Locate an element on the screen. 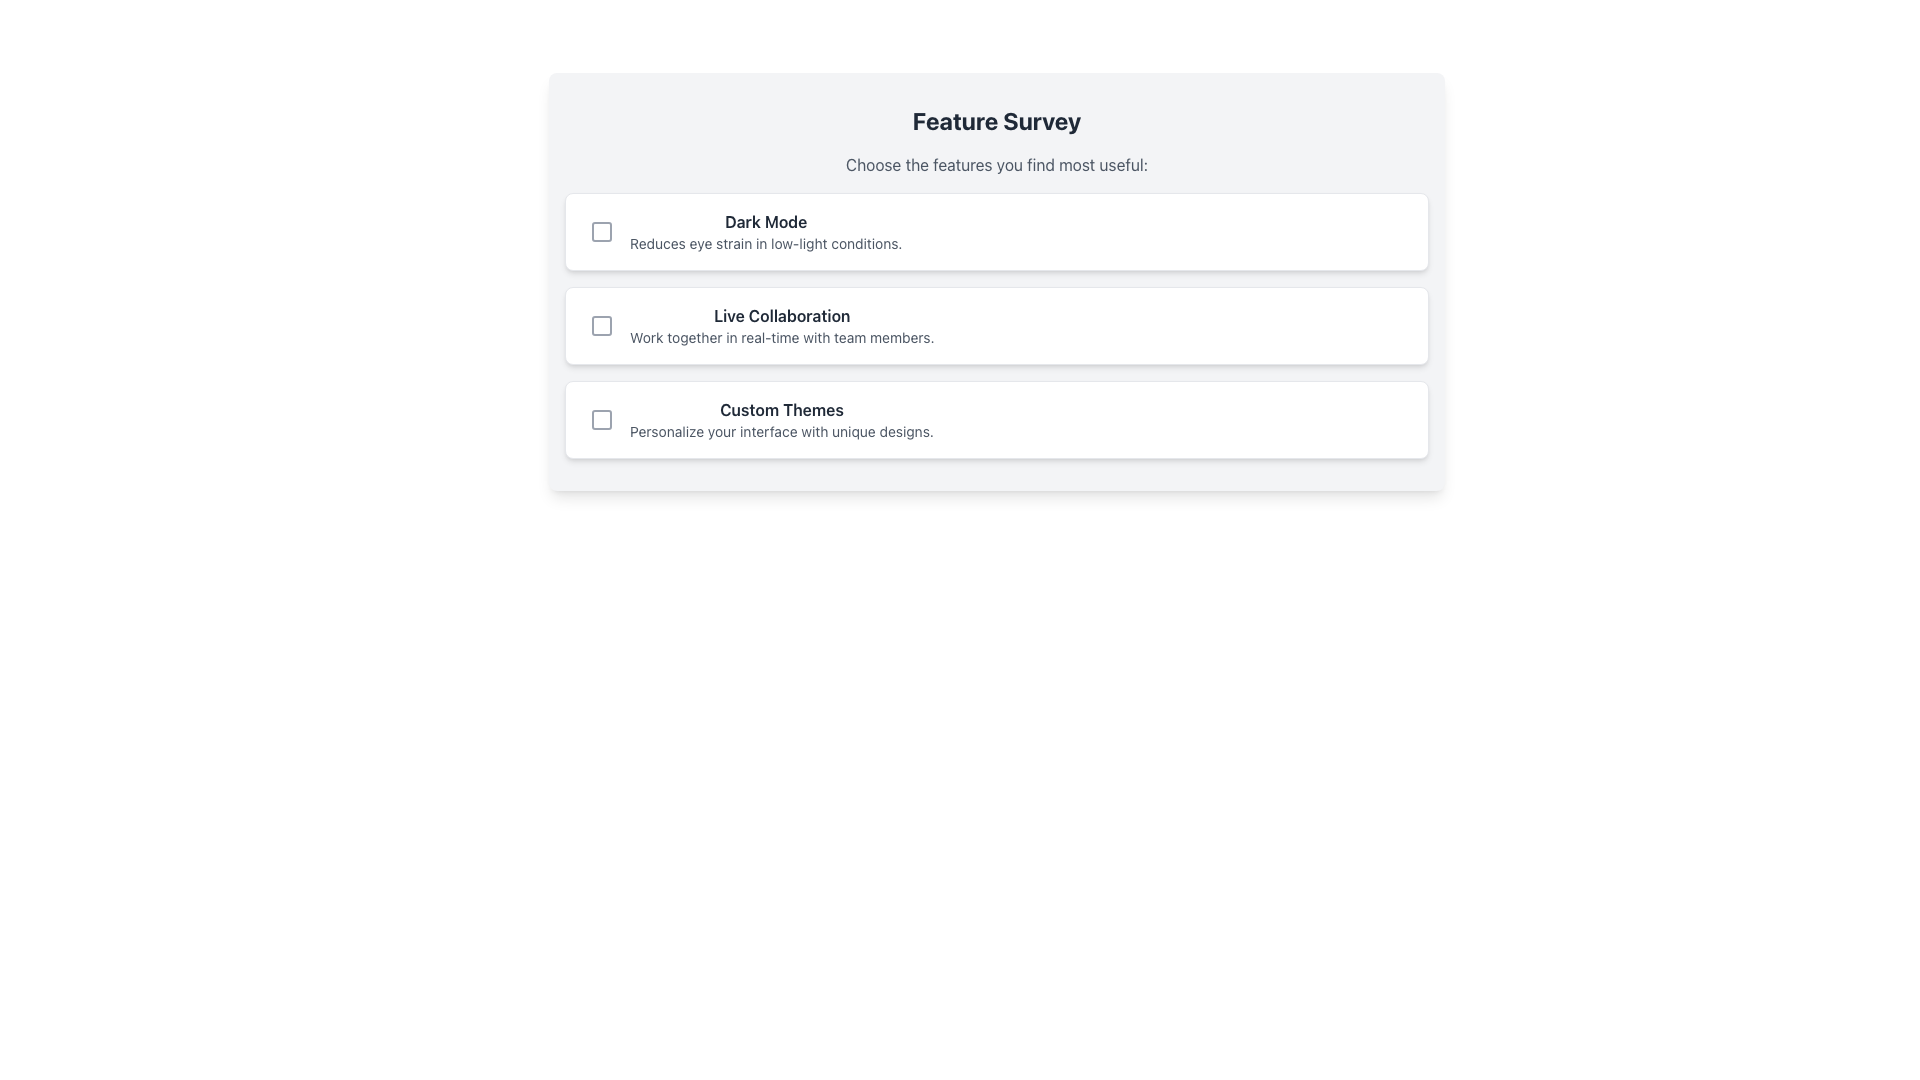  the rounded square icon of the checkbox indicator for the 'Custom Themes' option, which is the third item in the list is located at coordinates (600, 419).